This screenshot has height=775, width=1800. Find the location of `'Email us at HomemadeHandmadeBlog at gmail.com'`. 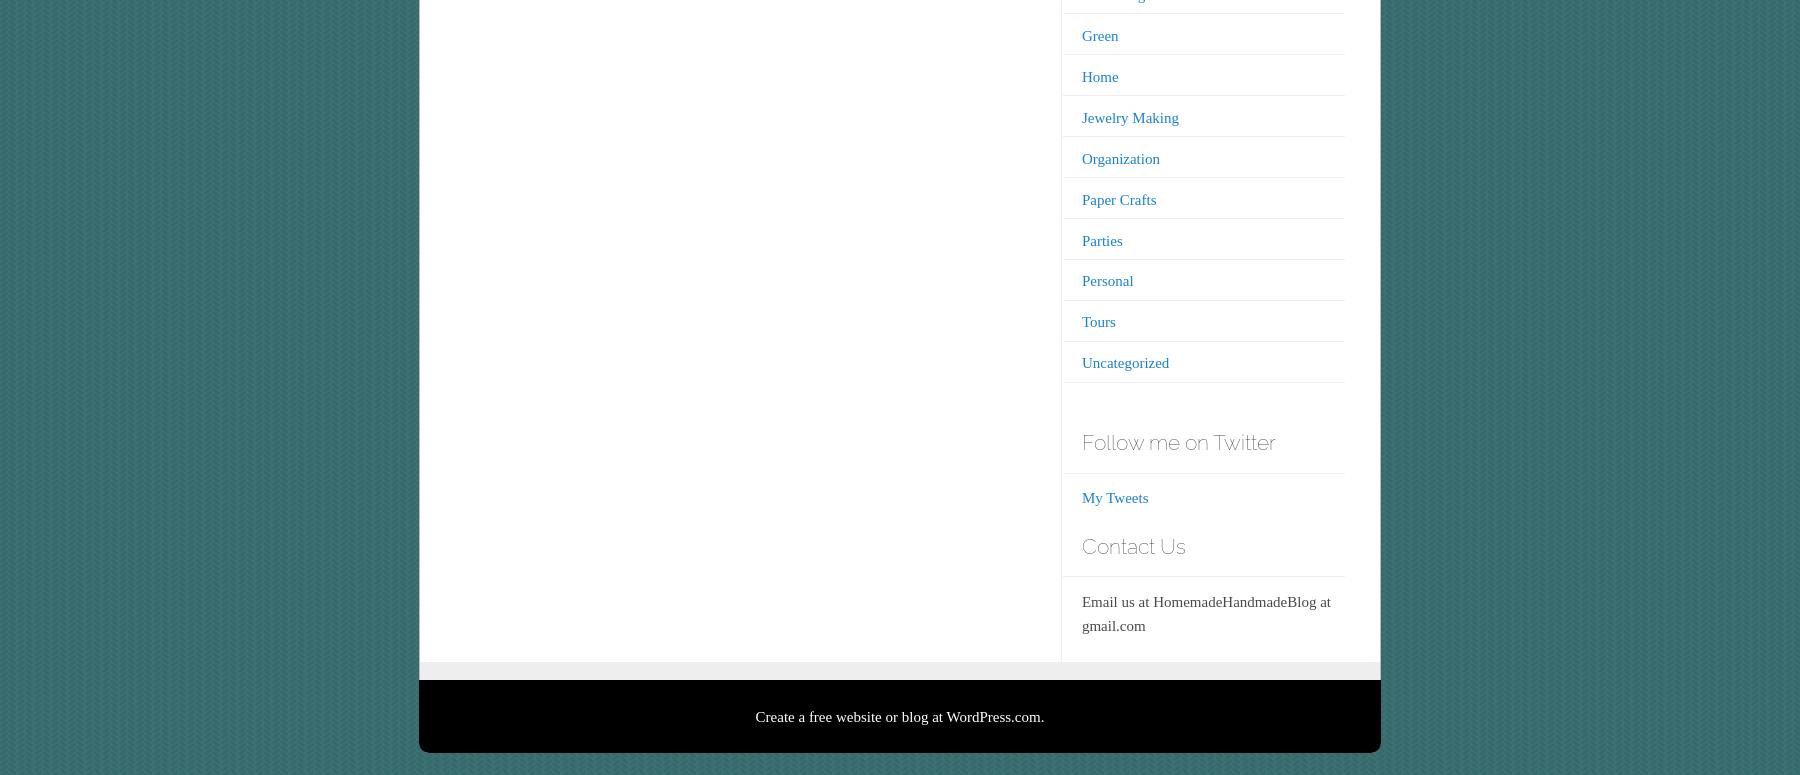

'Email us at HomemadeHandmadeBlog at gmail.com' is located at coordinates (1205, 613).